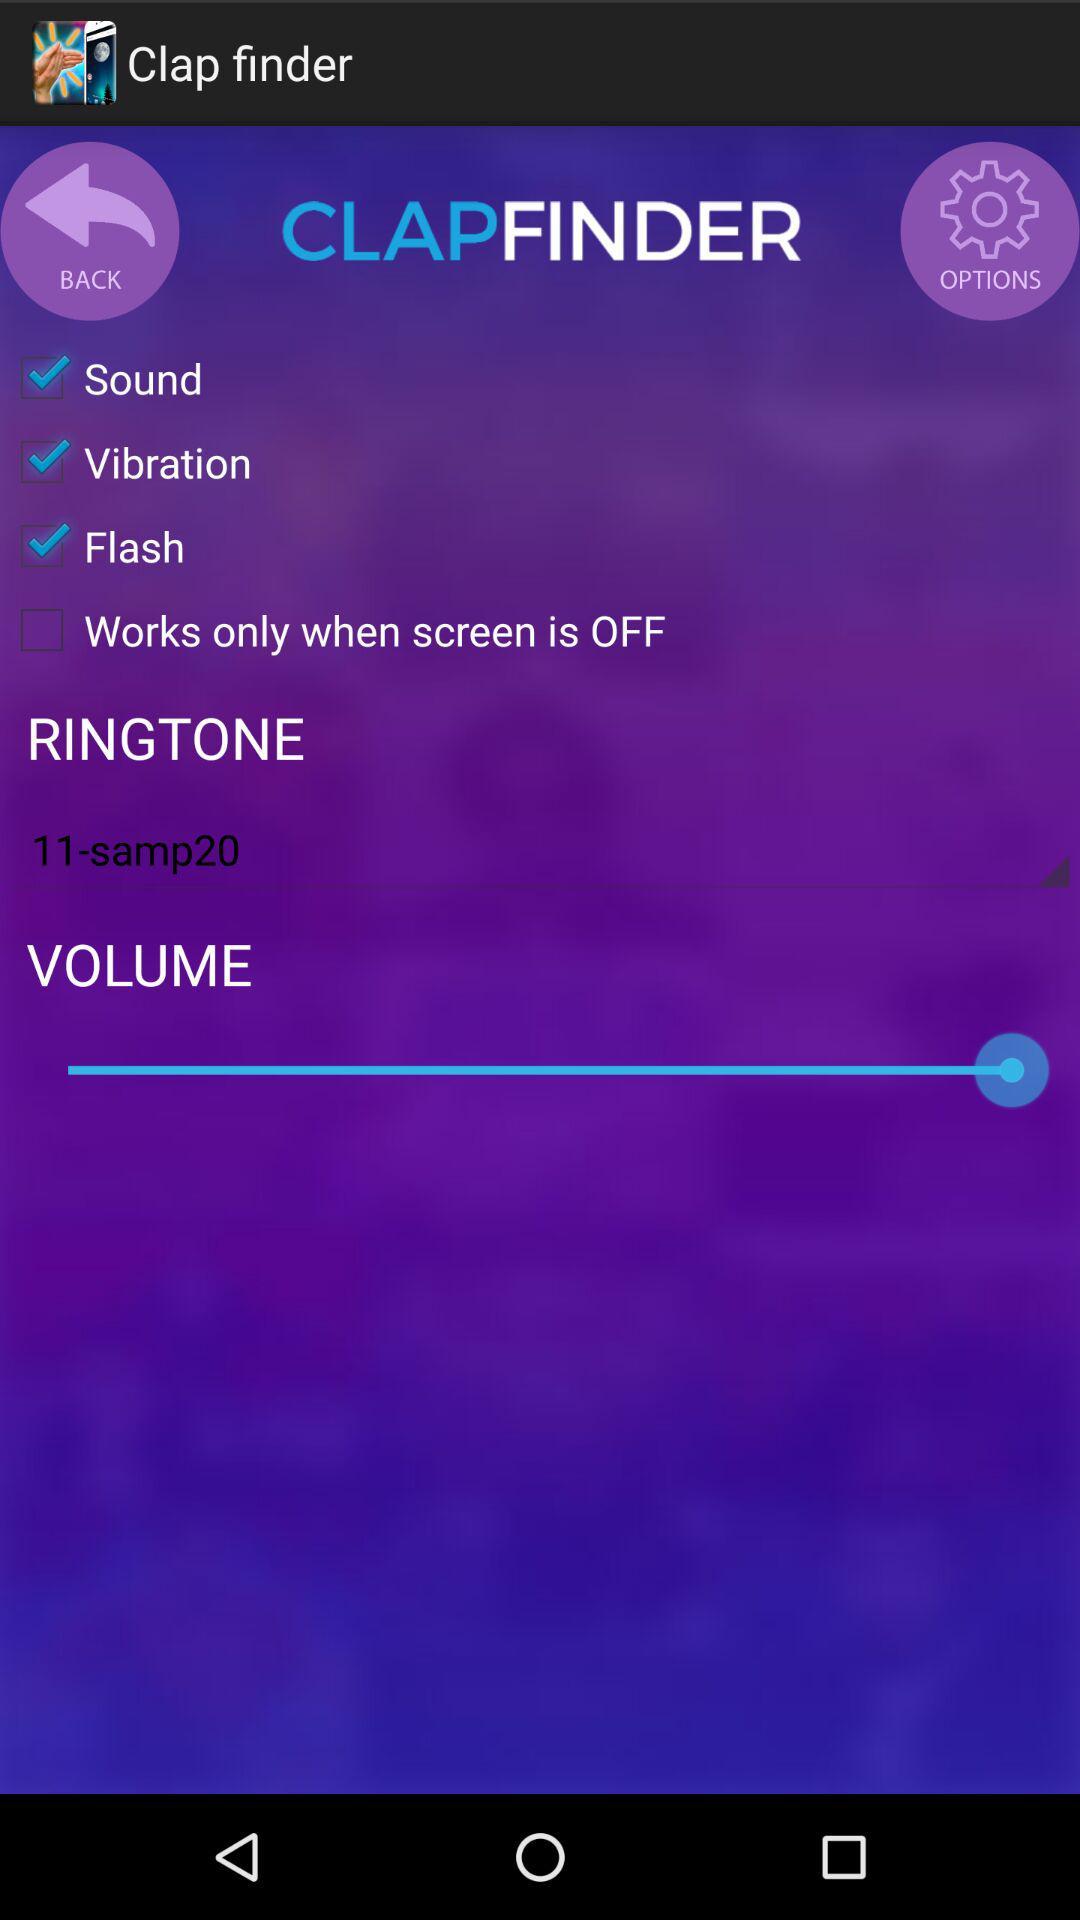 The height and width of the screenshot is (1920, 1080). What do you see at coordinates (540, 230) in the screenshot?
I see `item above the sound icon` at bounding box center [540, 230].